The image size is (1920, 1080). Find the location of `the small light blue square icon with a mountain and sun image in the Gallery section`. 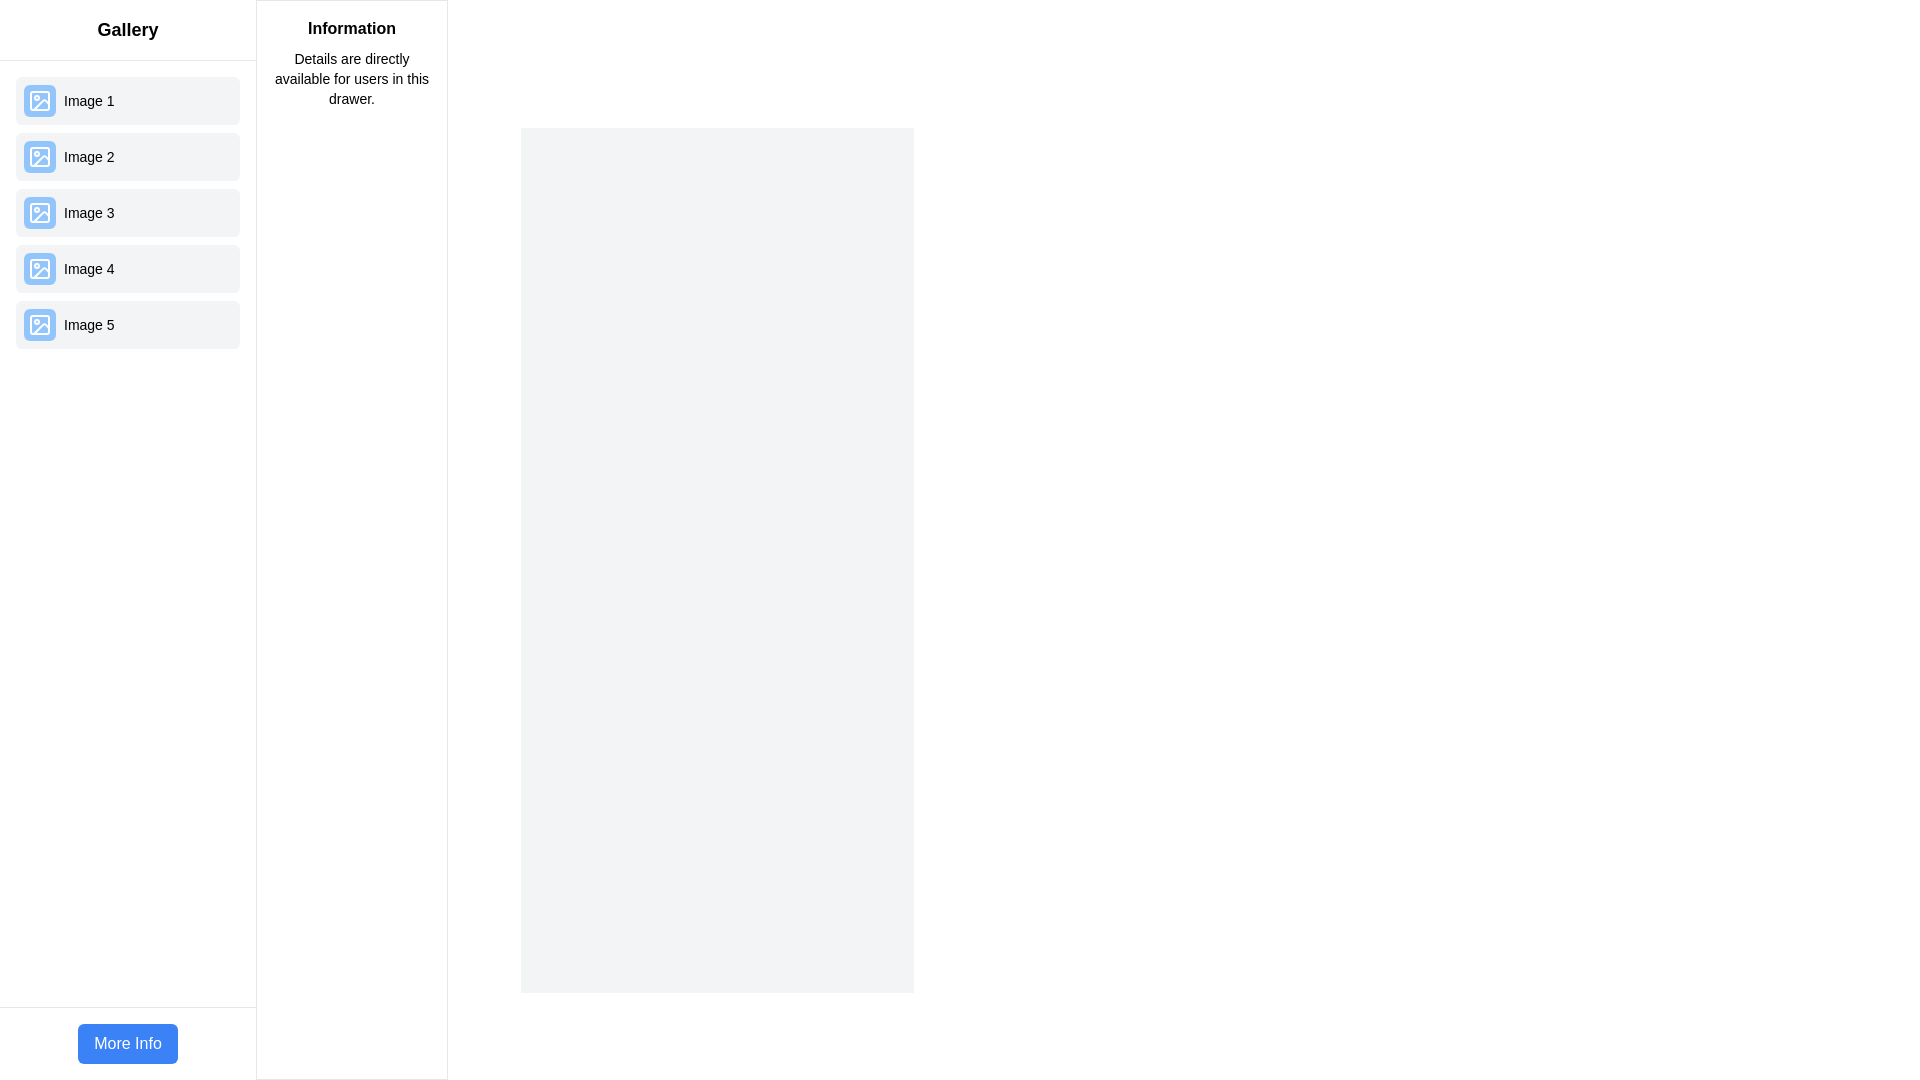

the small light blue square icon with a mountain and sun image in the Gallery section is located at coordinates (39, 212).